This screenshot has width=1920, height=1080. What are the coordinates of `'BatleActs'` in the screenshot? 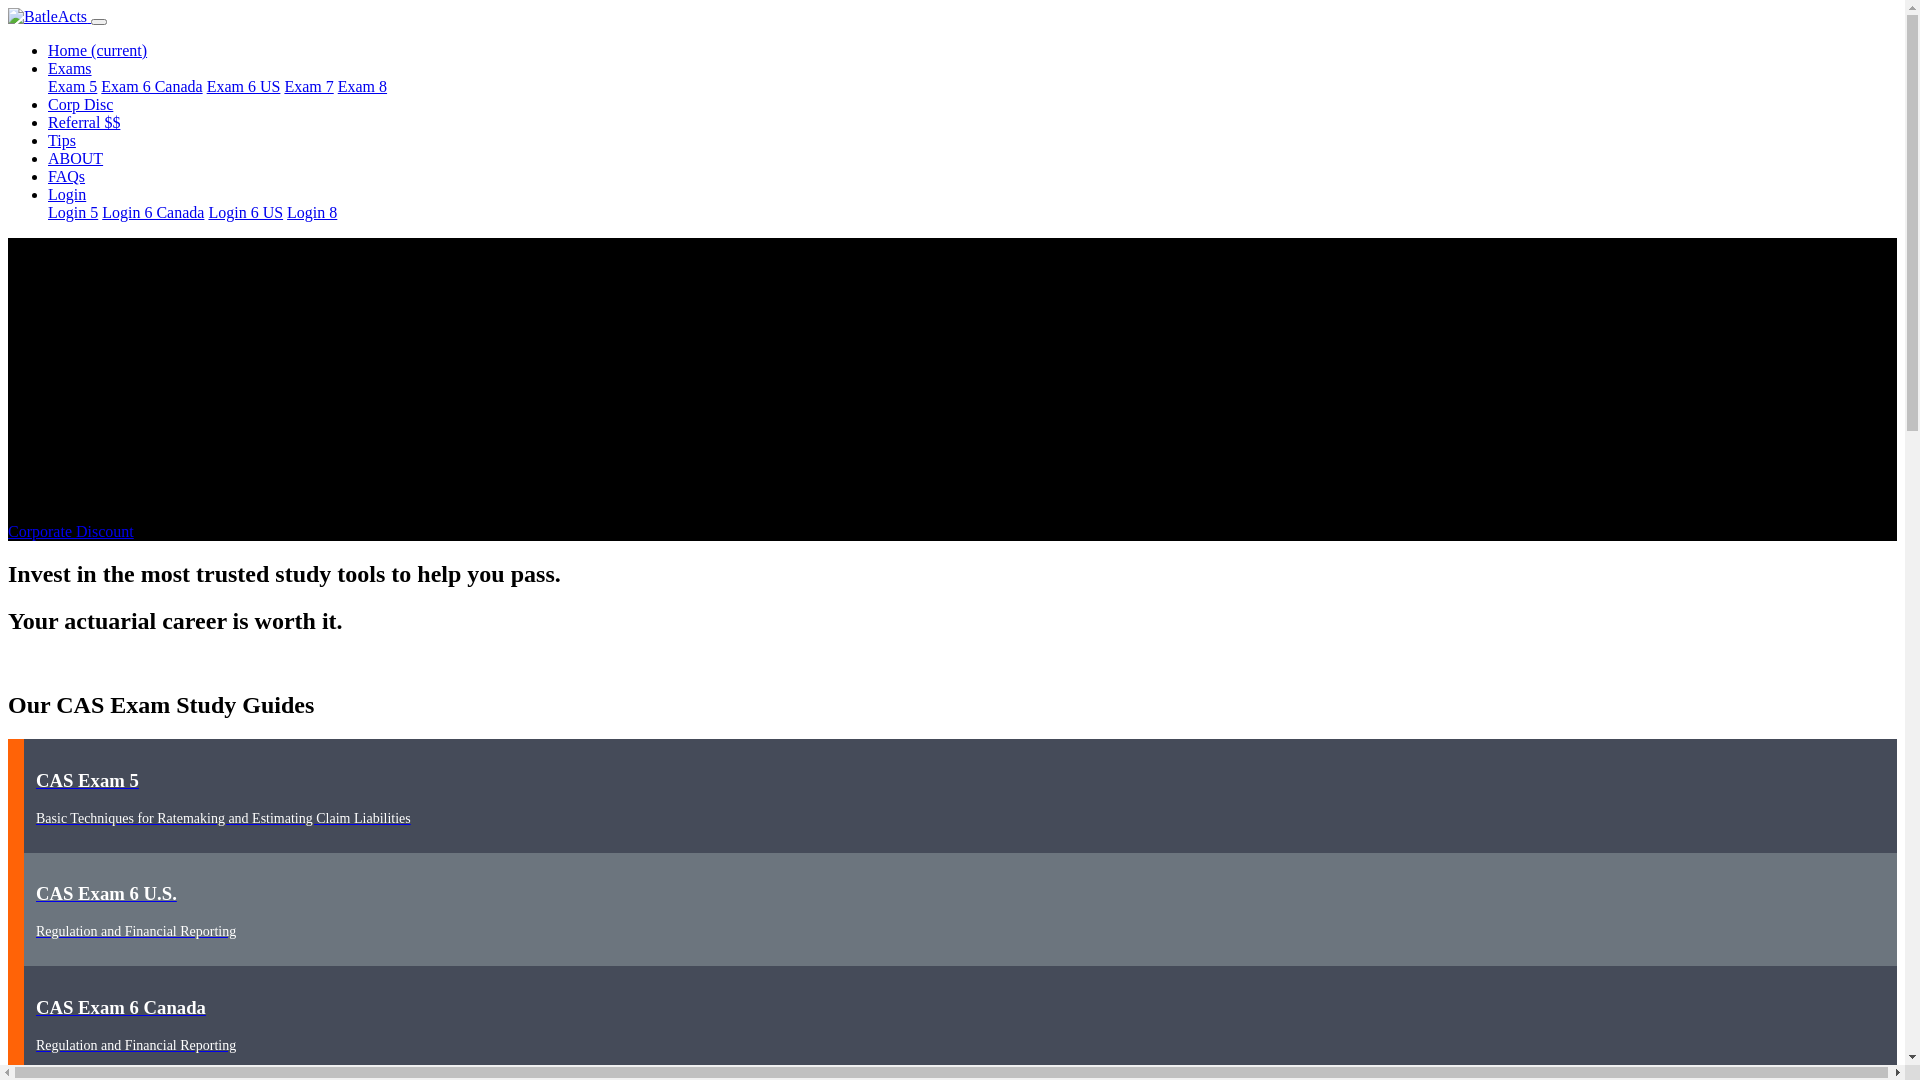 It's located at (8, 16).